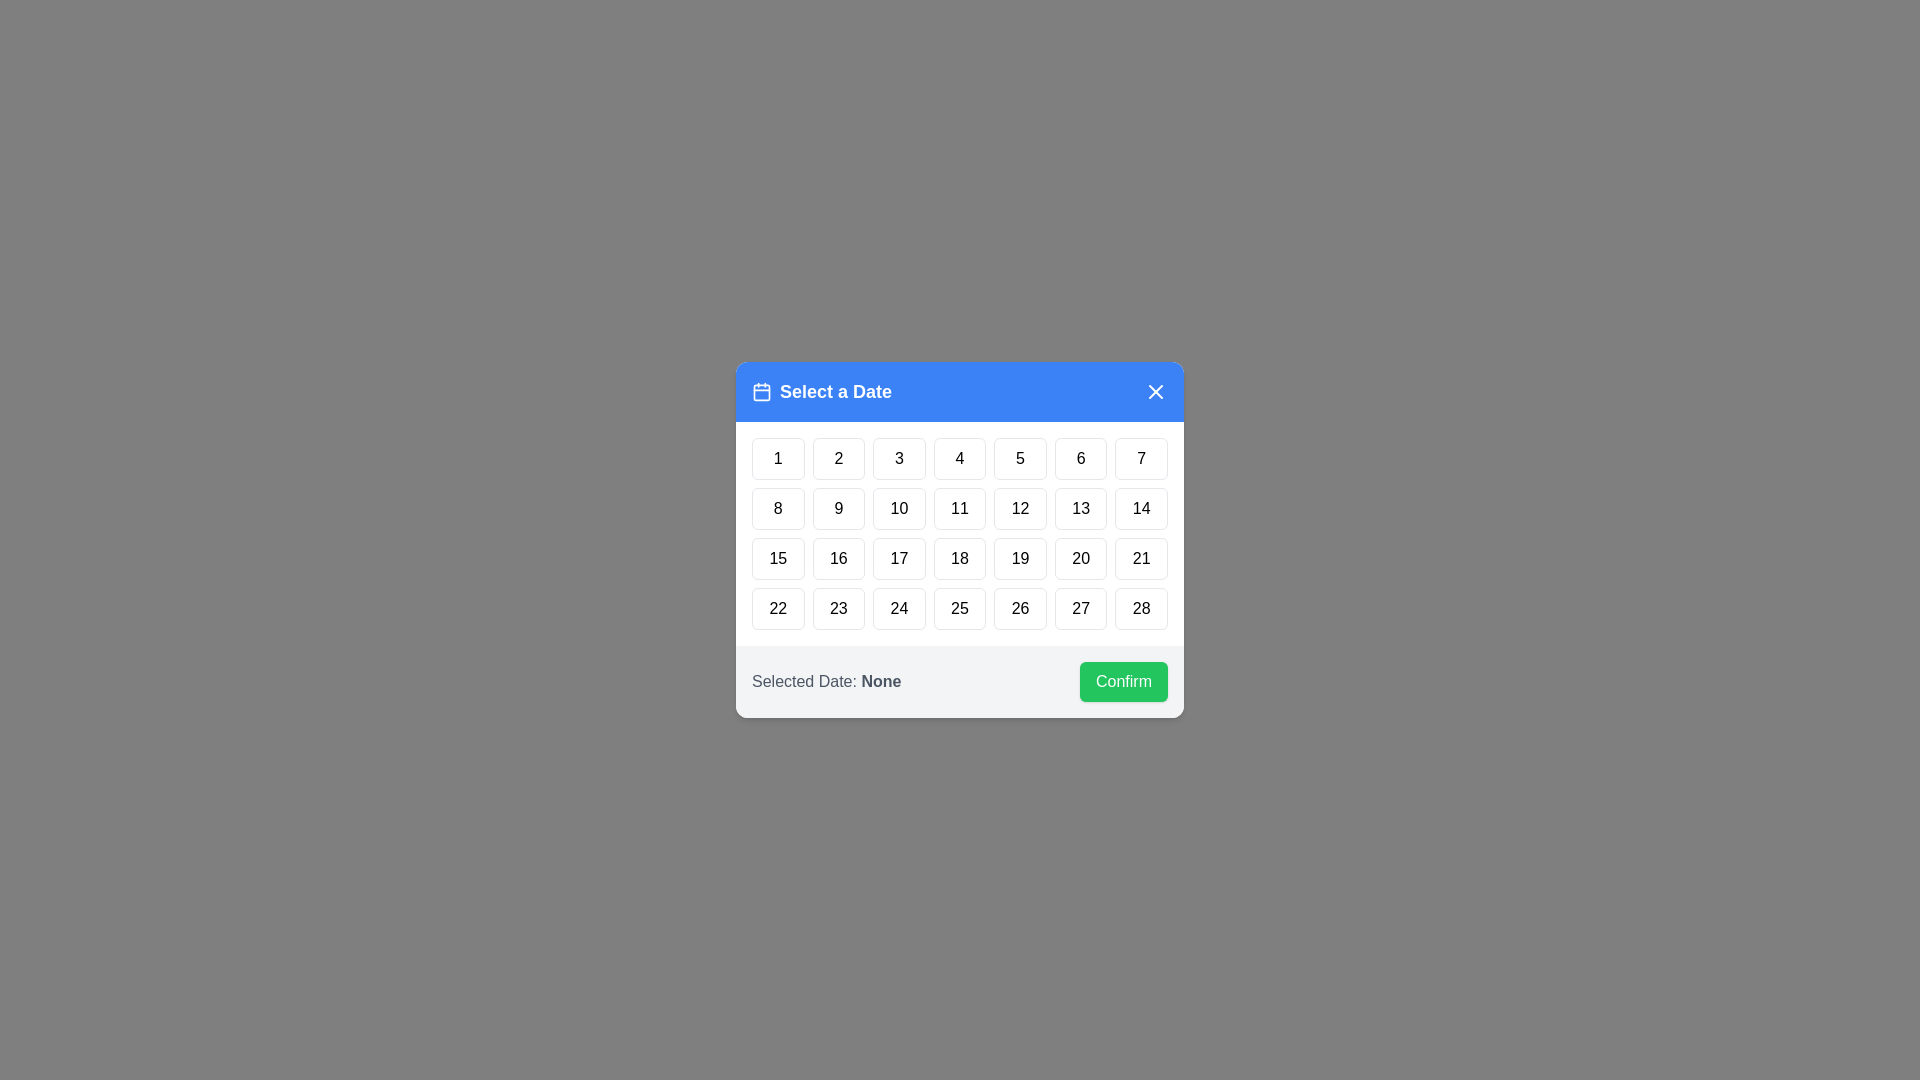 This screenshot has width=1920, height=1080. Describe the element at coordinates (1142, 608) in the screenshot. I see `the day button labeled 28 to highlight it` at that location.